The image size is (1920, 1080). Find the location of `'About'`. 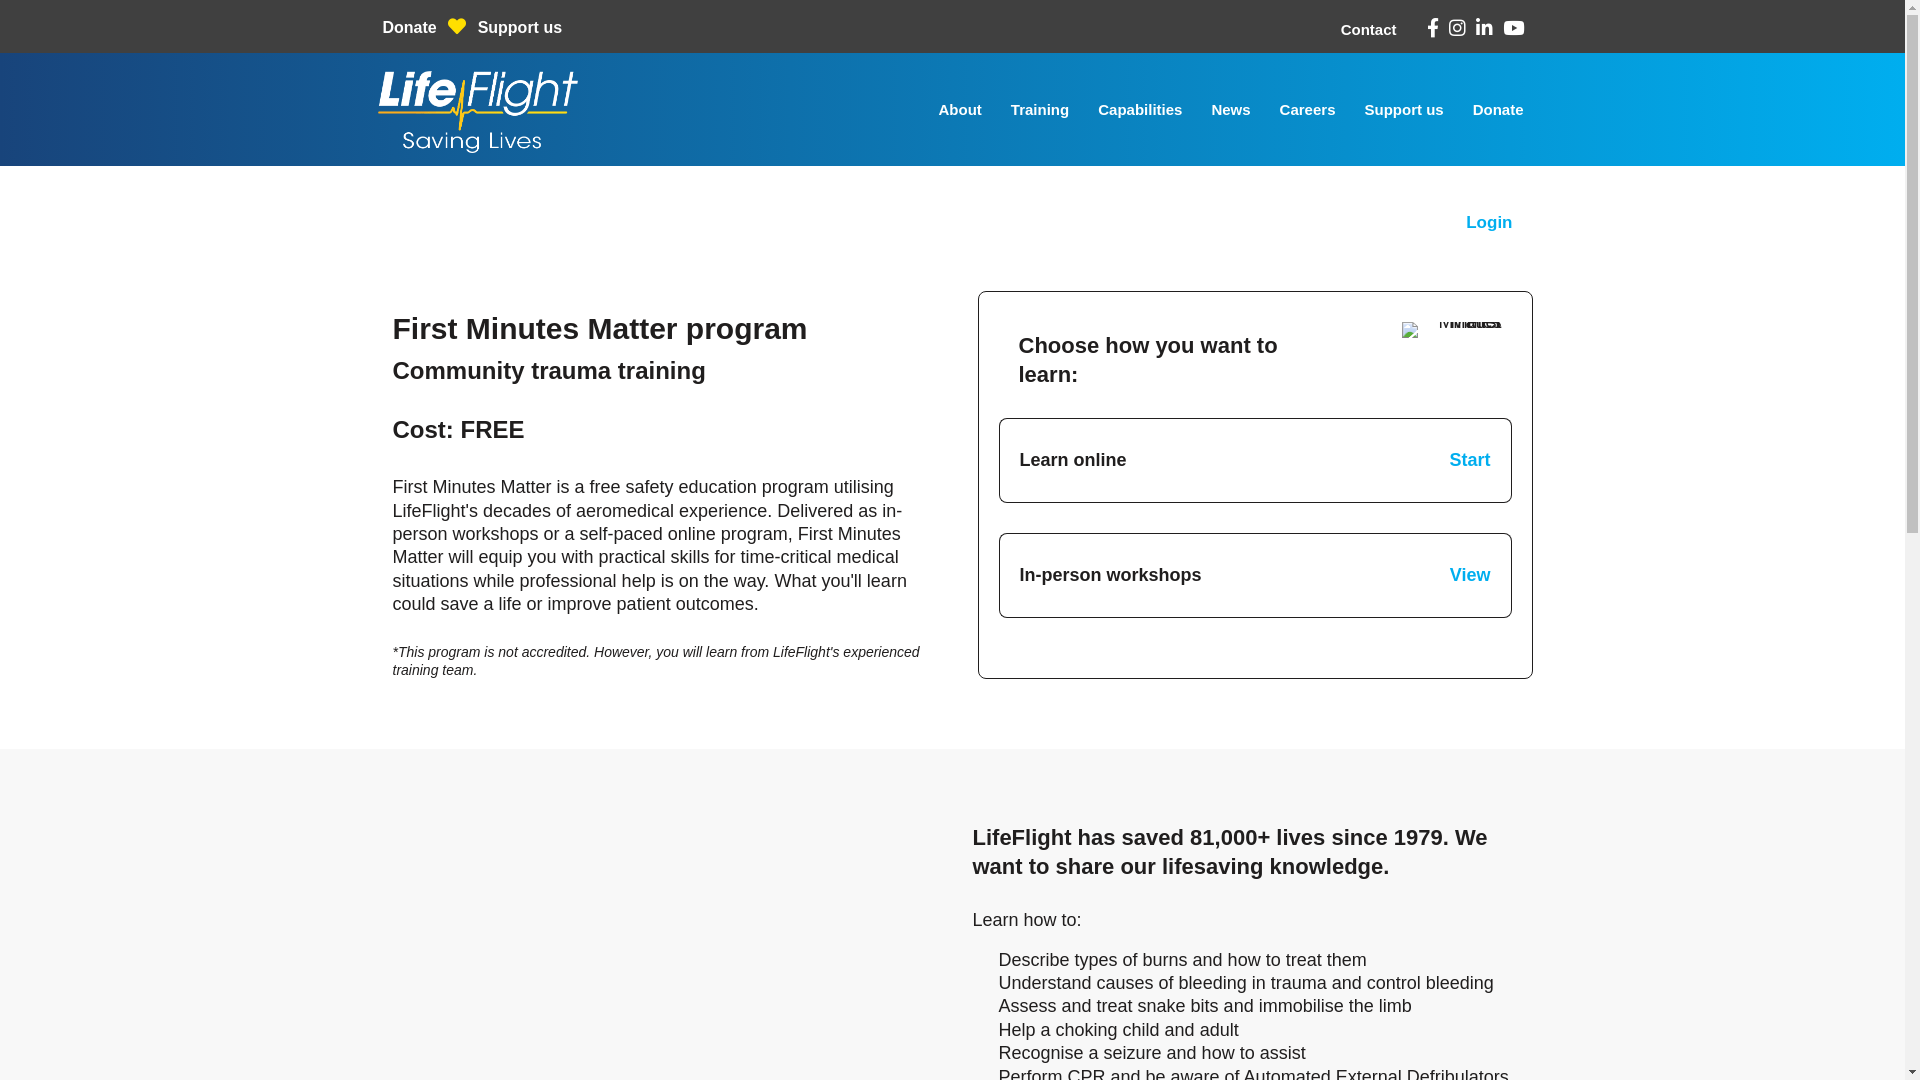

'About' is located at coordinates (960, 109).